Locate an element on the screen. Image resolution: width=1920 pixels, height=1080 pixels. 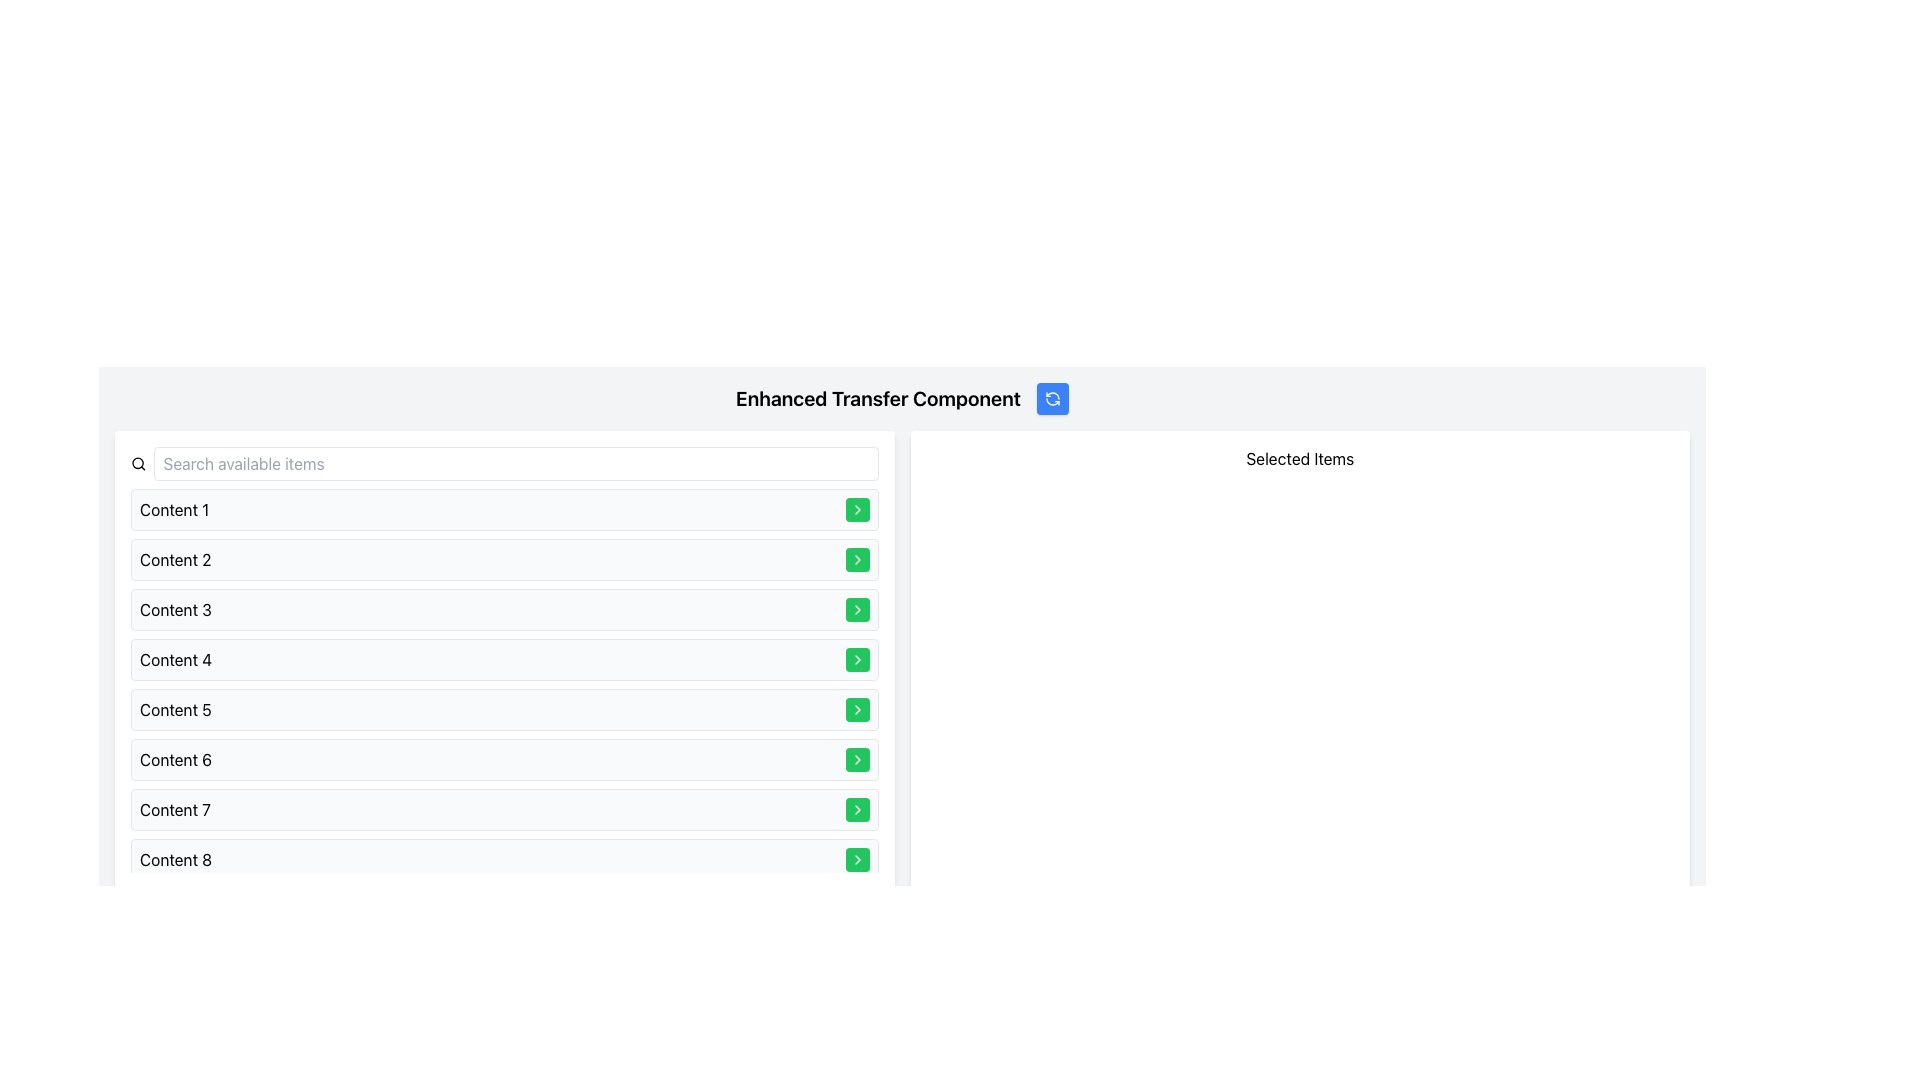
the circular graphic within the search icon, which is part of the magnifying glass depiction located at the top left corner of the interface is located at coordinates (137, 463).